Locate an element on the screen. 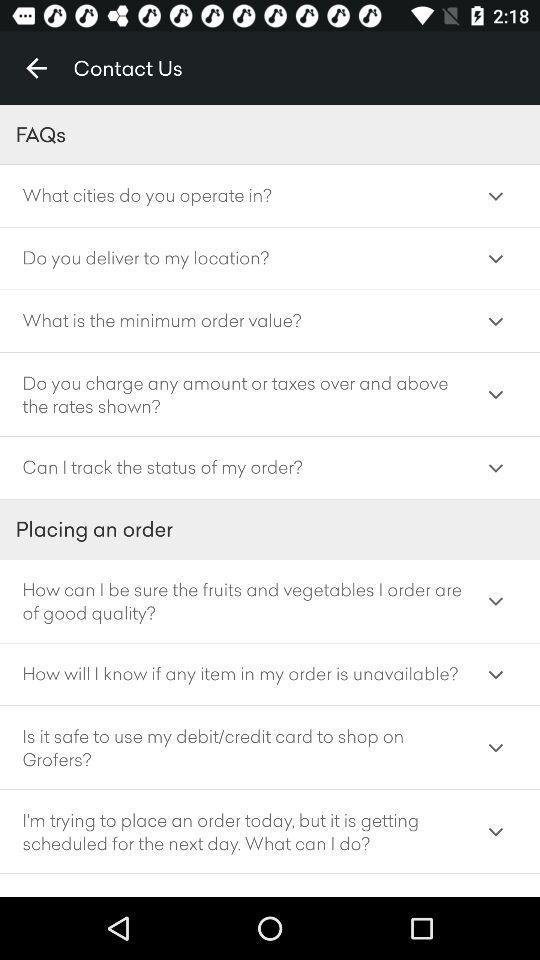  item to the left of contact us item is located at coordinates (36, 68).